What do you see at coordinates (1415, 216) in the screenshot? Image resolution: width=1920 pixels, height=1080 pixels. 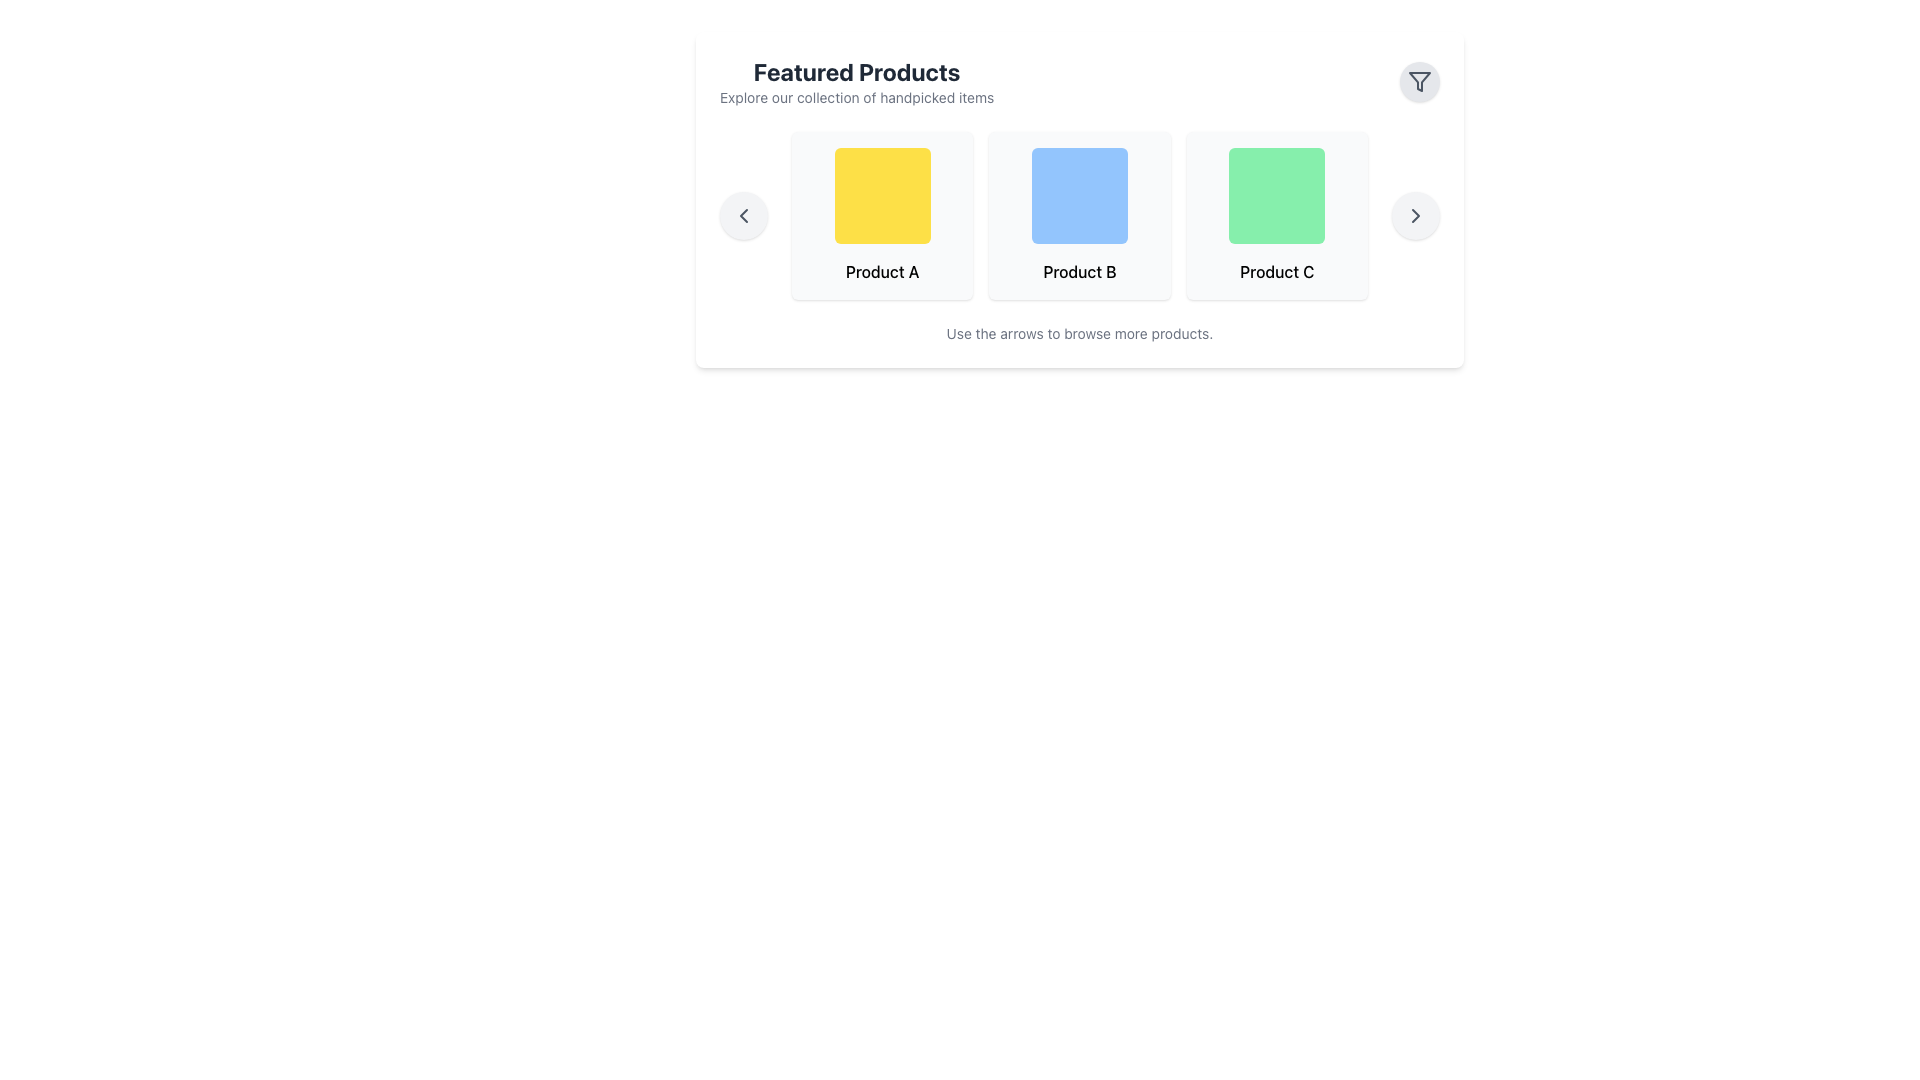 I see `the navigation button located at the bottom-right of the product listing to observe the shadow effect` at bounding box center [1415, 216].